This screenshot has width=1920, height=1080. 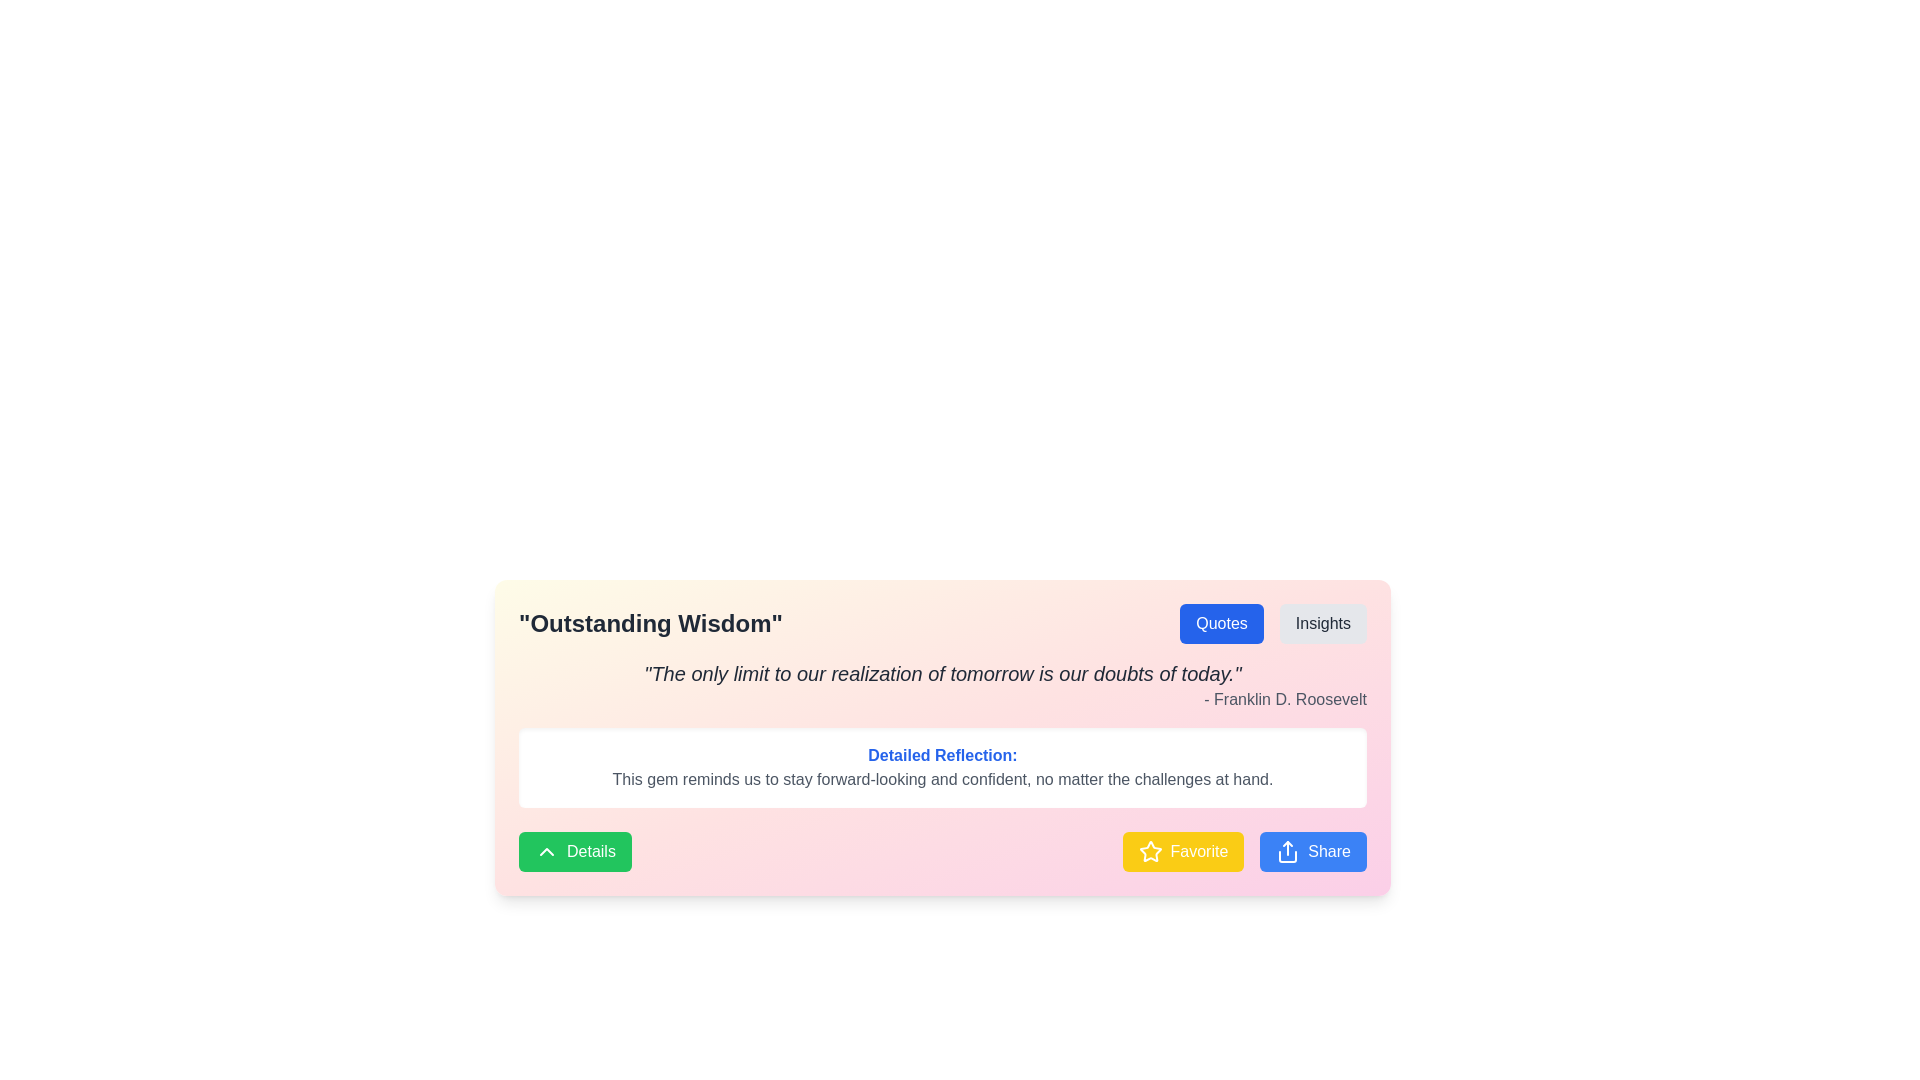 What do you see at coordinates (1323, 623) in the screenshot?
I see `the 'Insights' button, which is a rectangular button with rounded corners, light gray background, and darker gray text` at bounding box center [1323, 623].